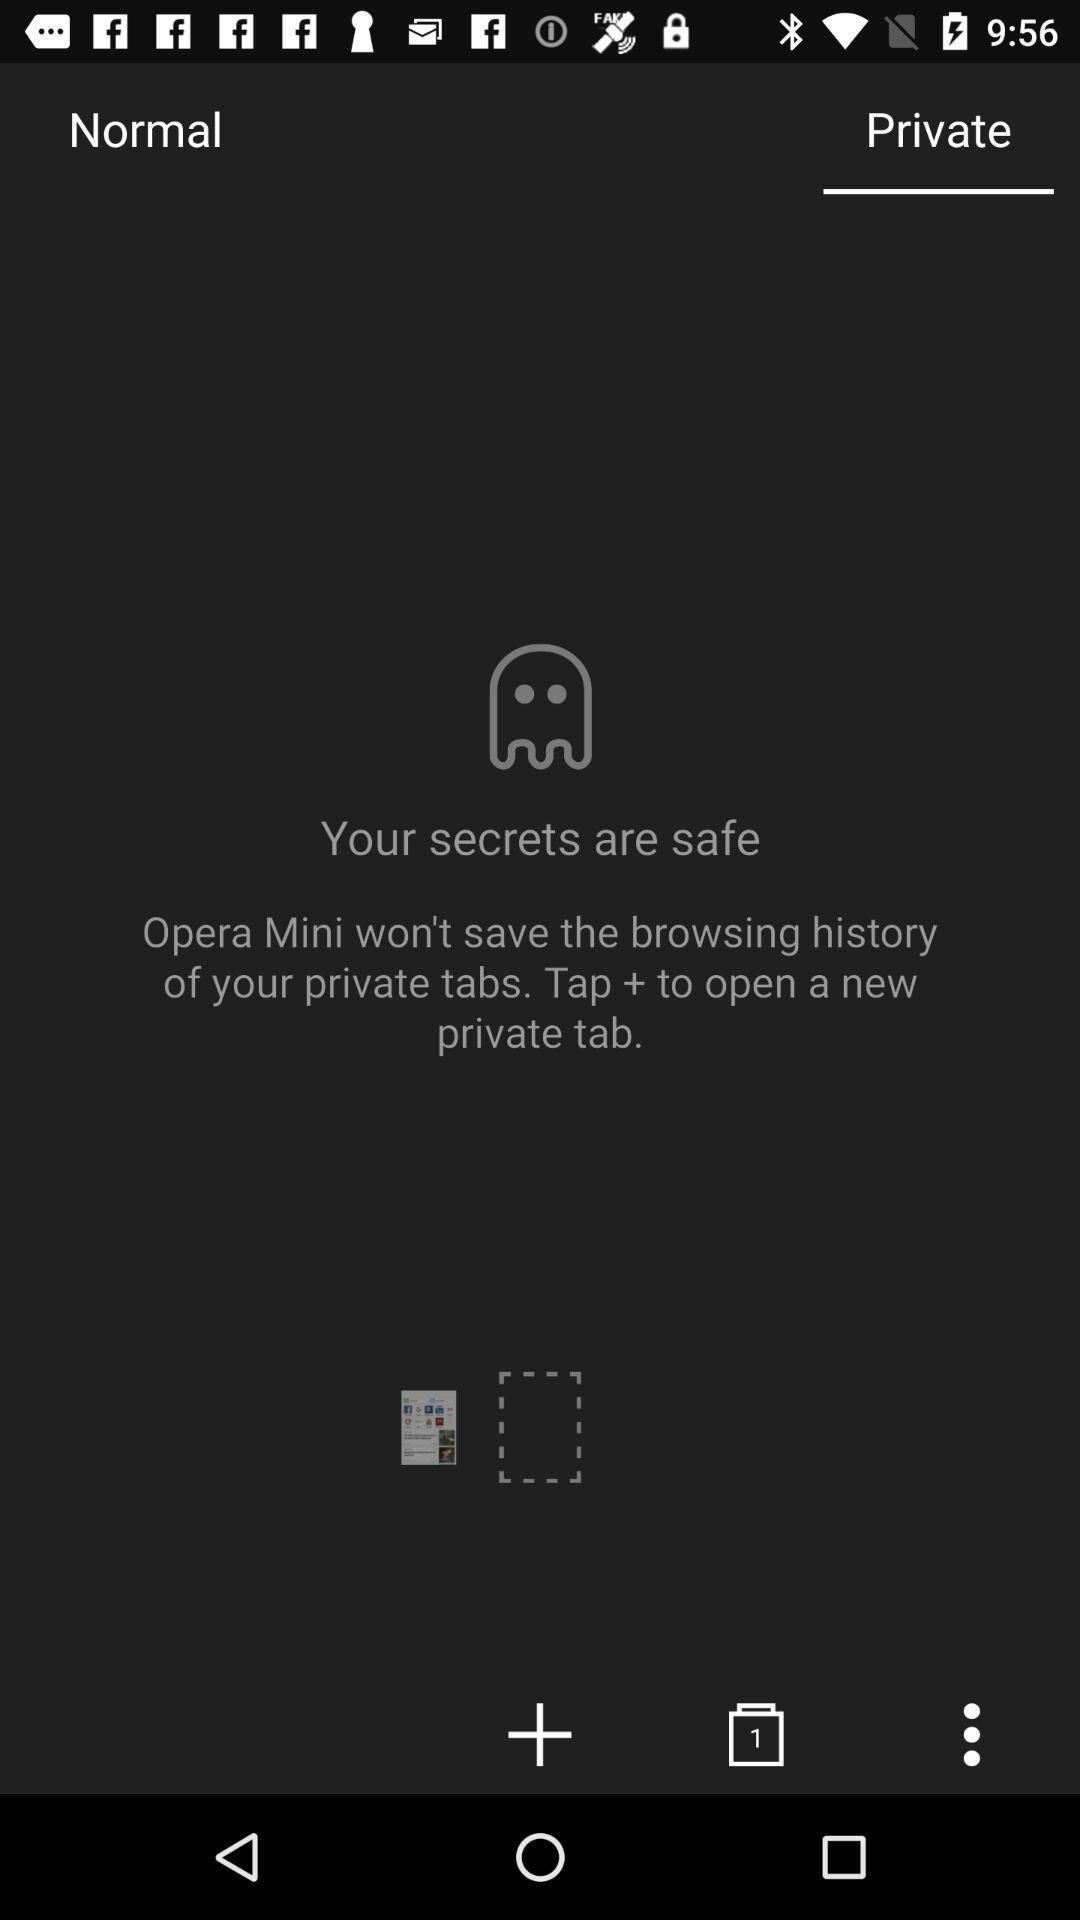 Image resolution: width=1080 pixels, height=1920 pixels. What do you see at coordinates (938, 127) in the screenshot?
I see `the private` at bounding box center [938, 127].